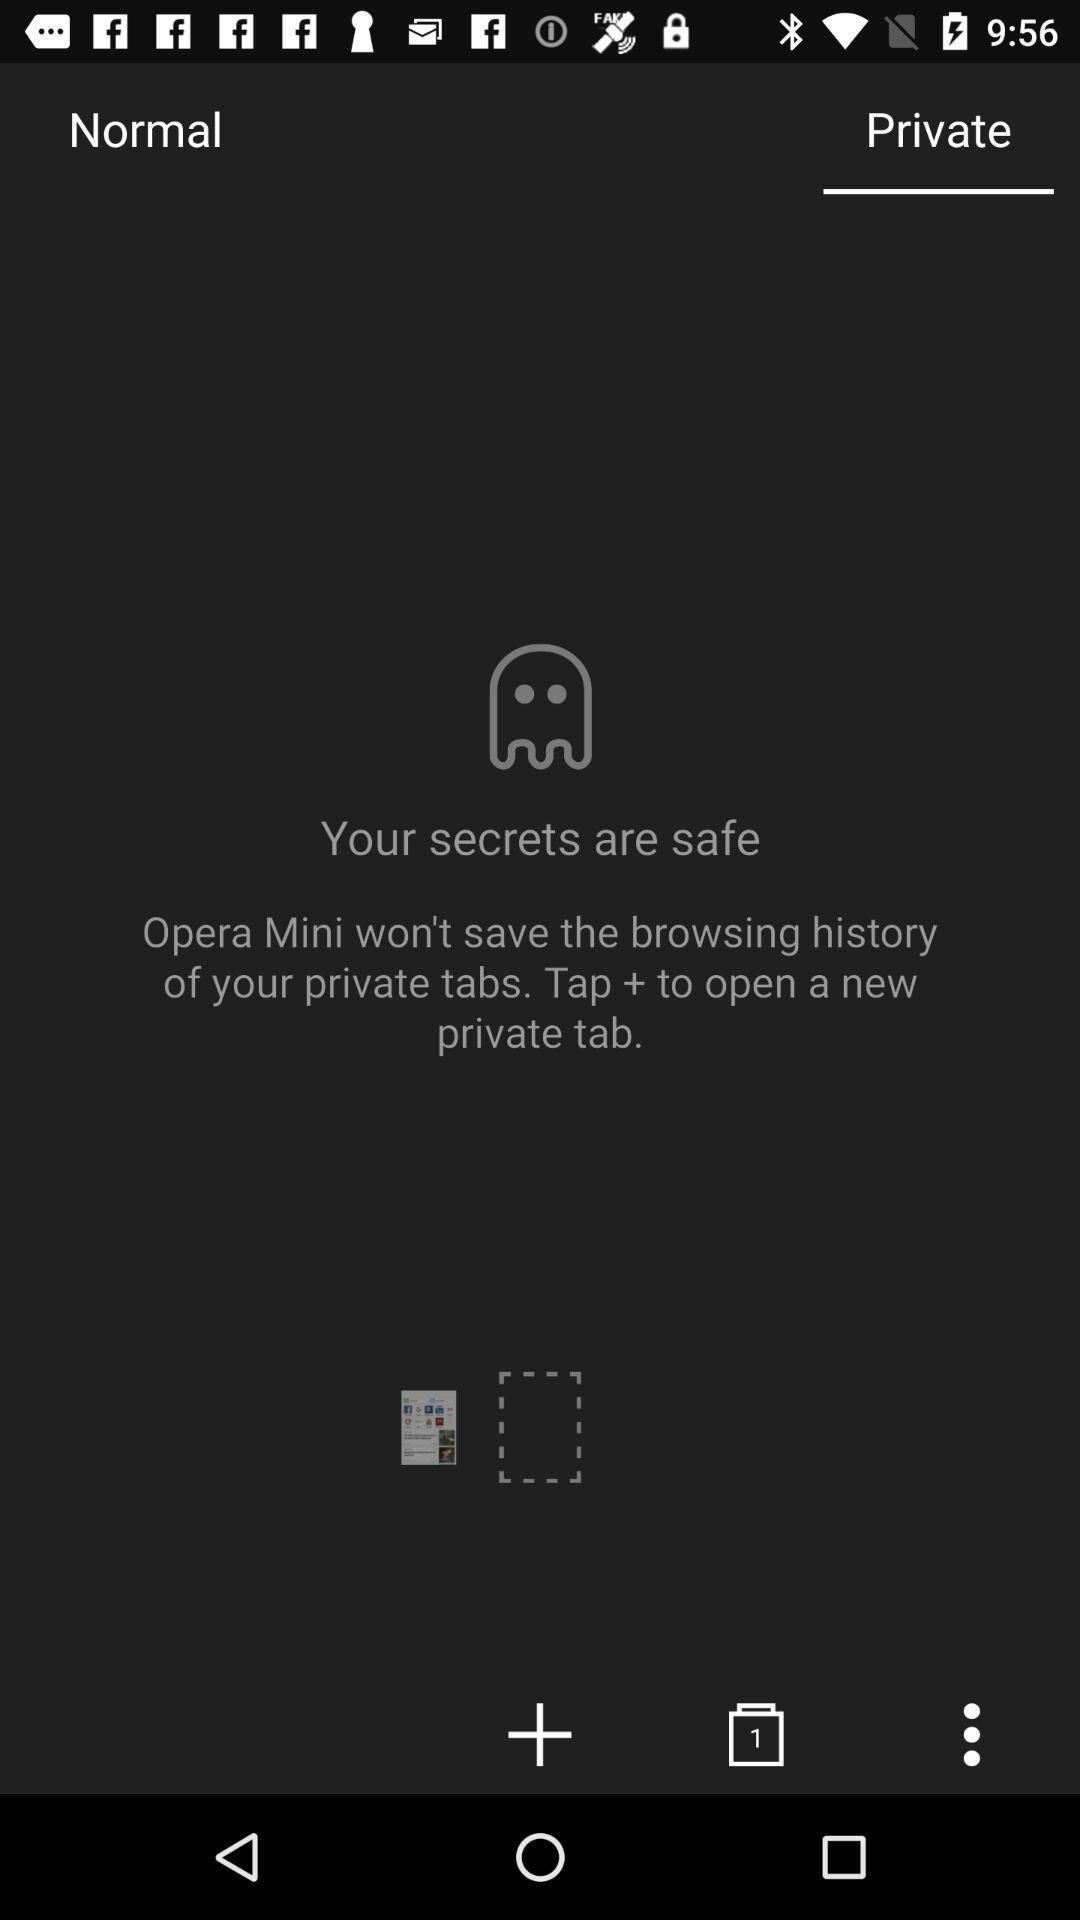 Image resolution: width=1080 pixels, height=1920 pixels. What do you see at coordinates (938, 127) in the screenshot?
I see `the private` at bounding box center [938, 127].